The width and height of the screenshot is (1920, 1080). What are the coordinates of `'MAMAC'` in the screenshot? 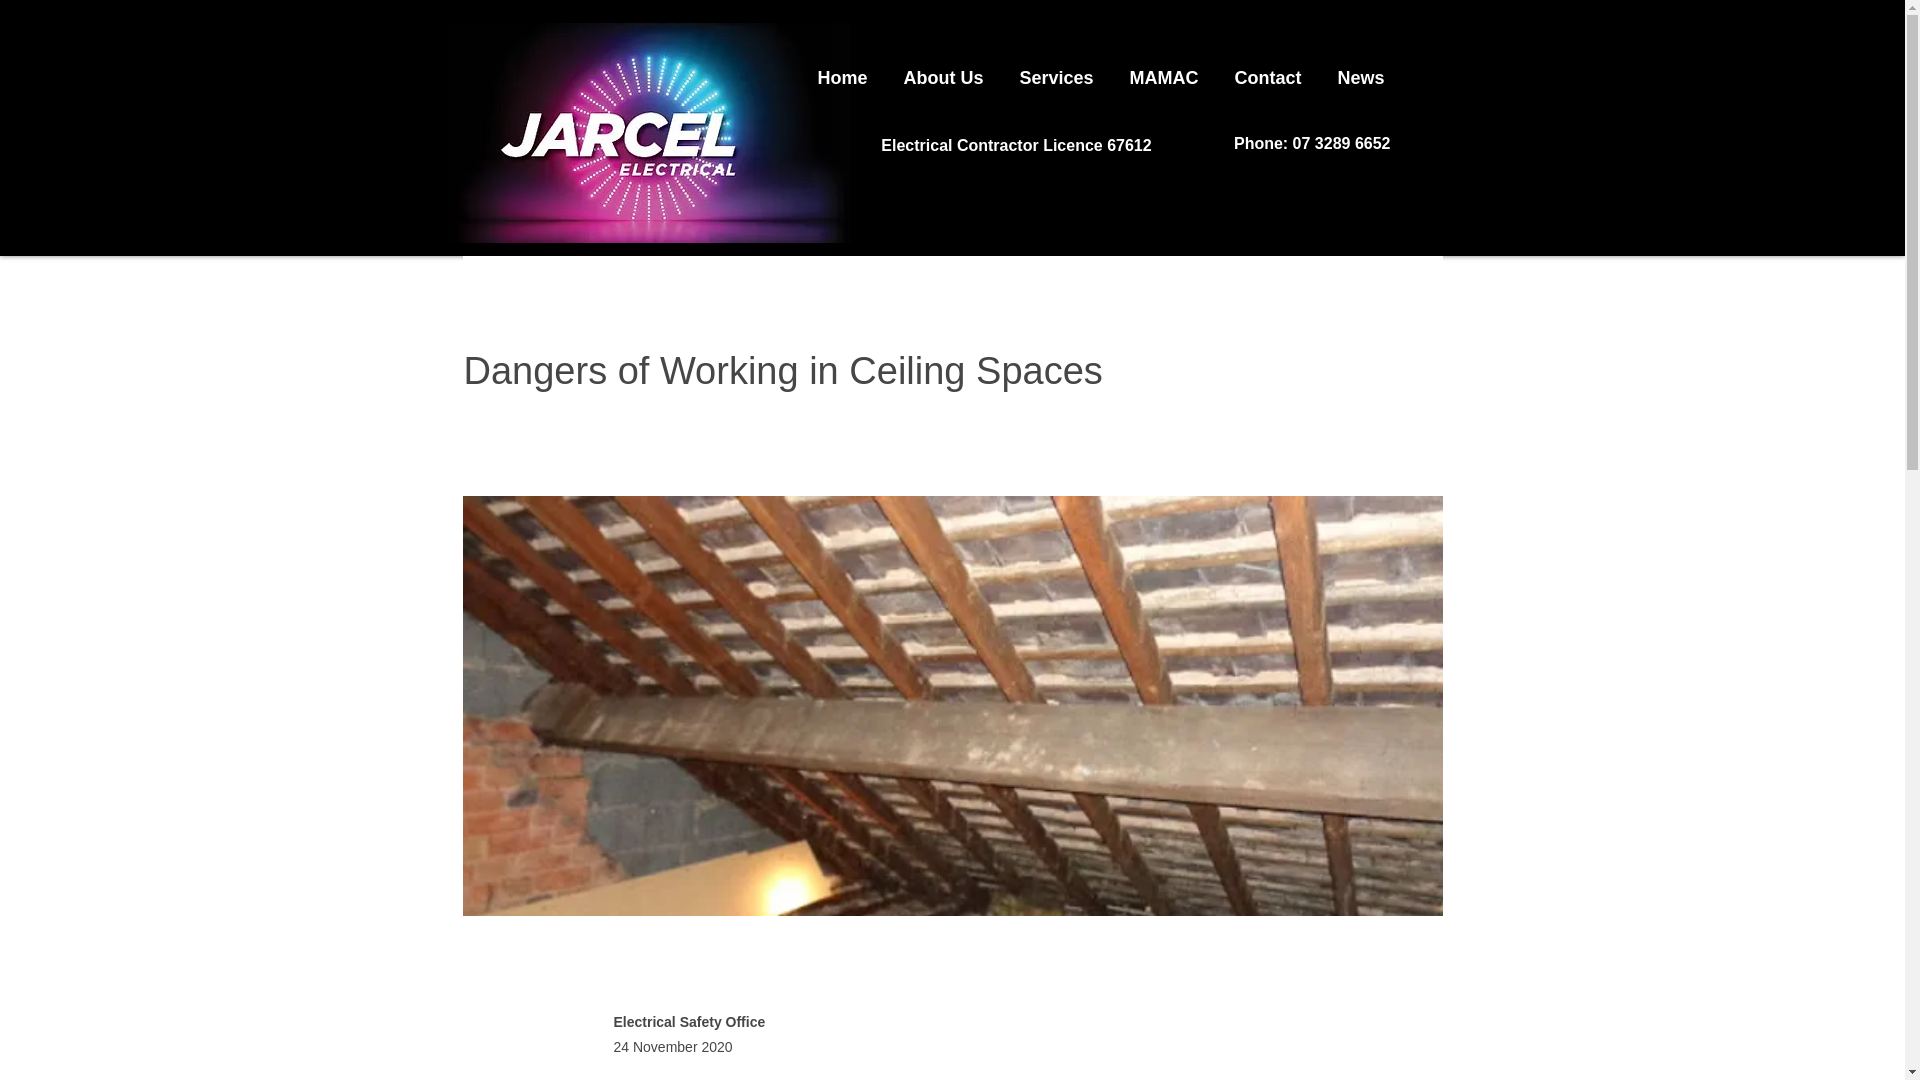 It's located at (1164, 68).